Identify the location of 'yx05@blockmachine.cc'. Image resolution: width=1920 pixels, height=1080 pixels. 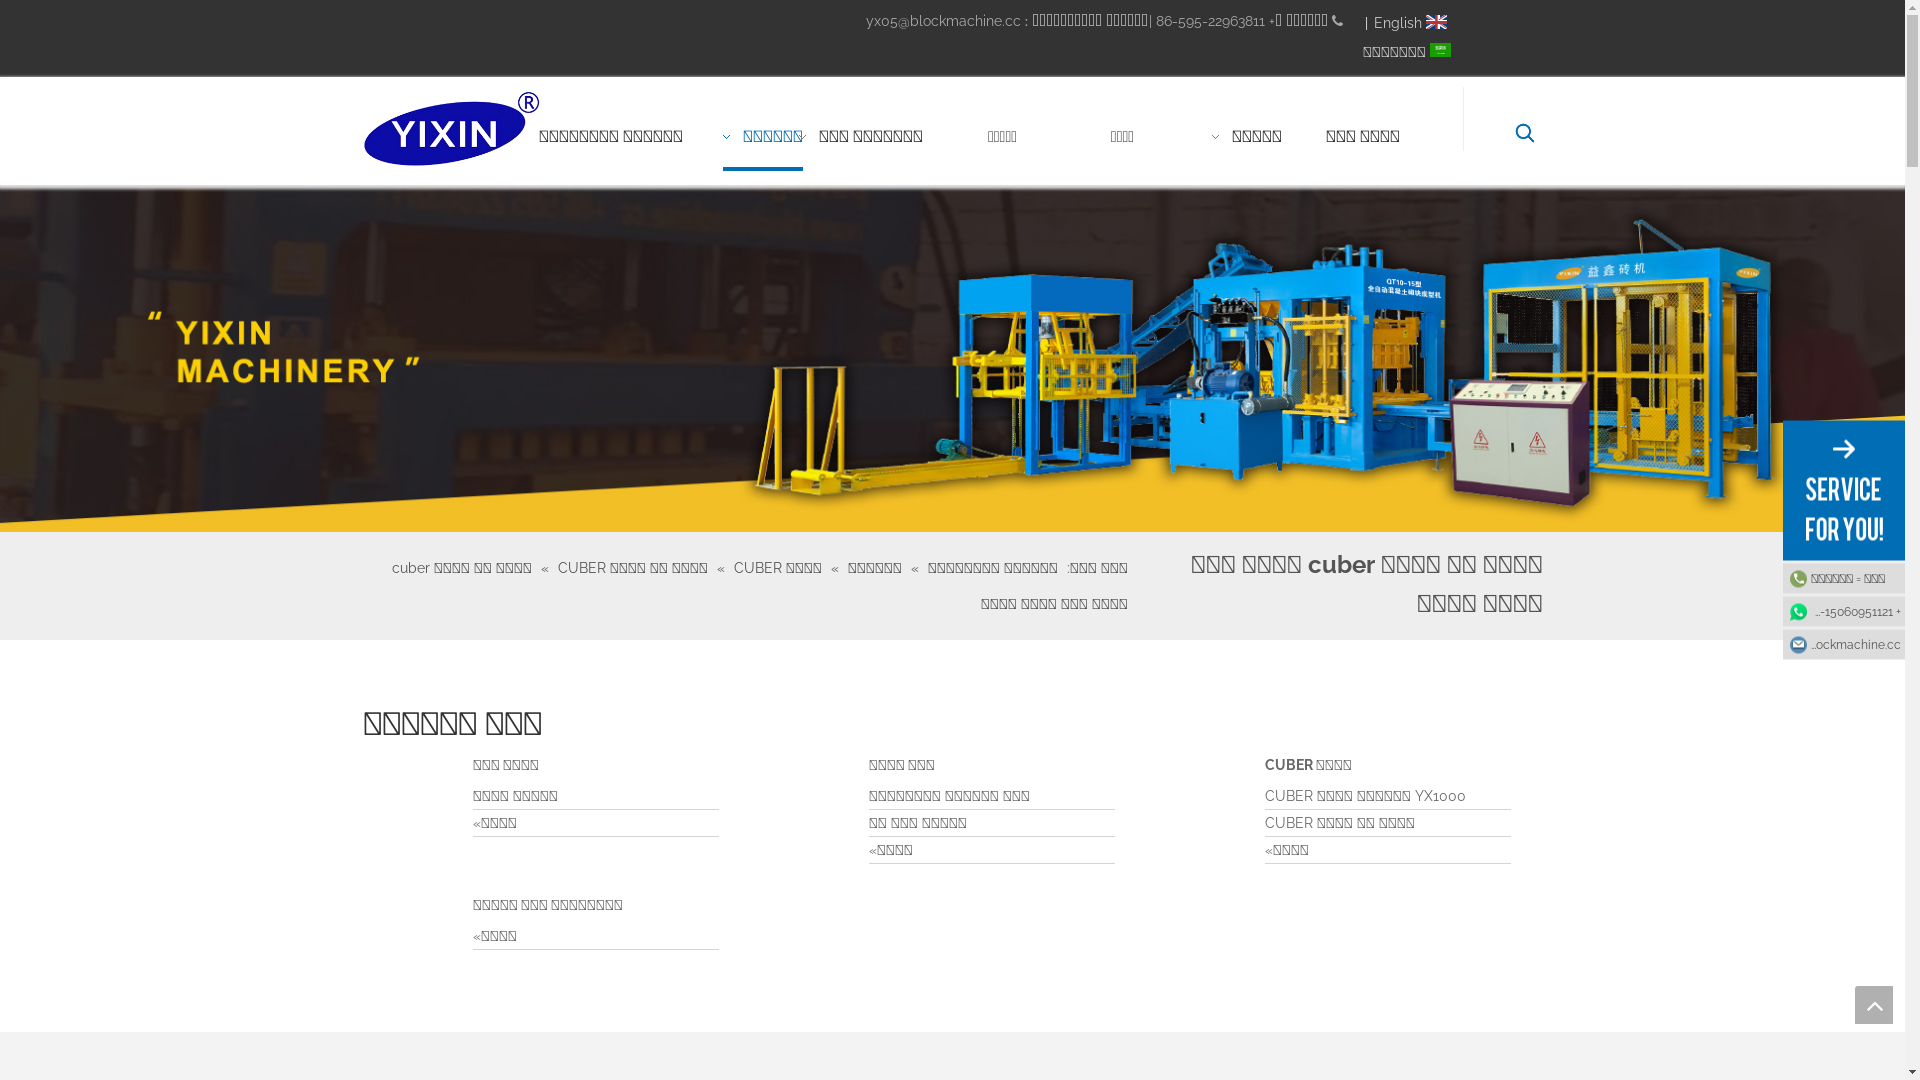
(942, 20).